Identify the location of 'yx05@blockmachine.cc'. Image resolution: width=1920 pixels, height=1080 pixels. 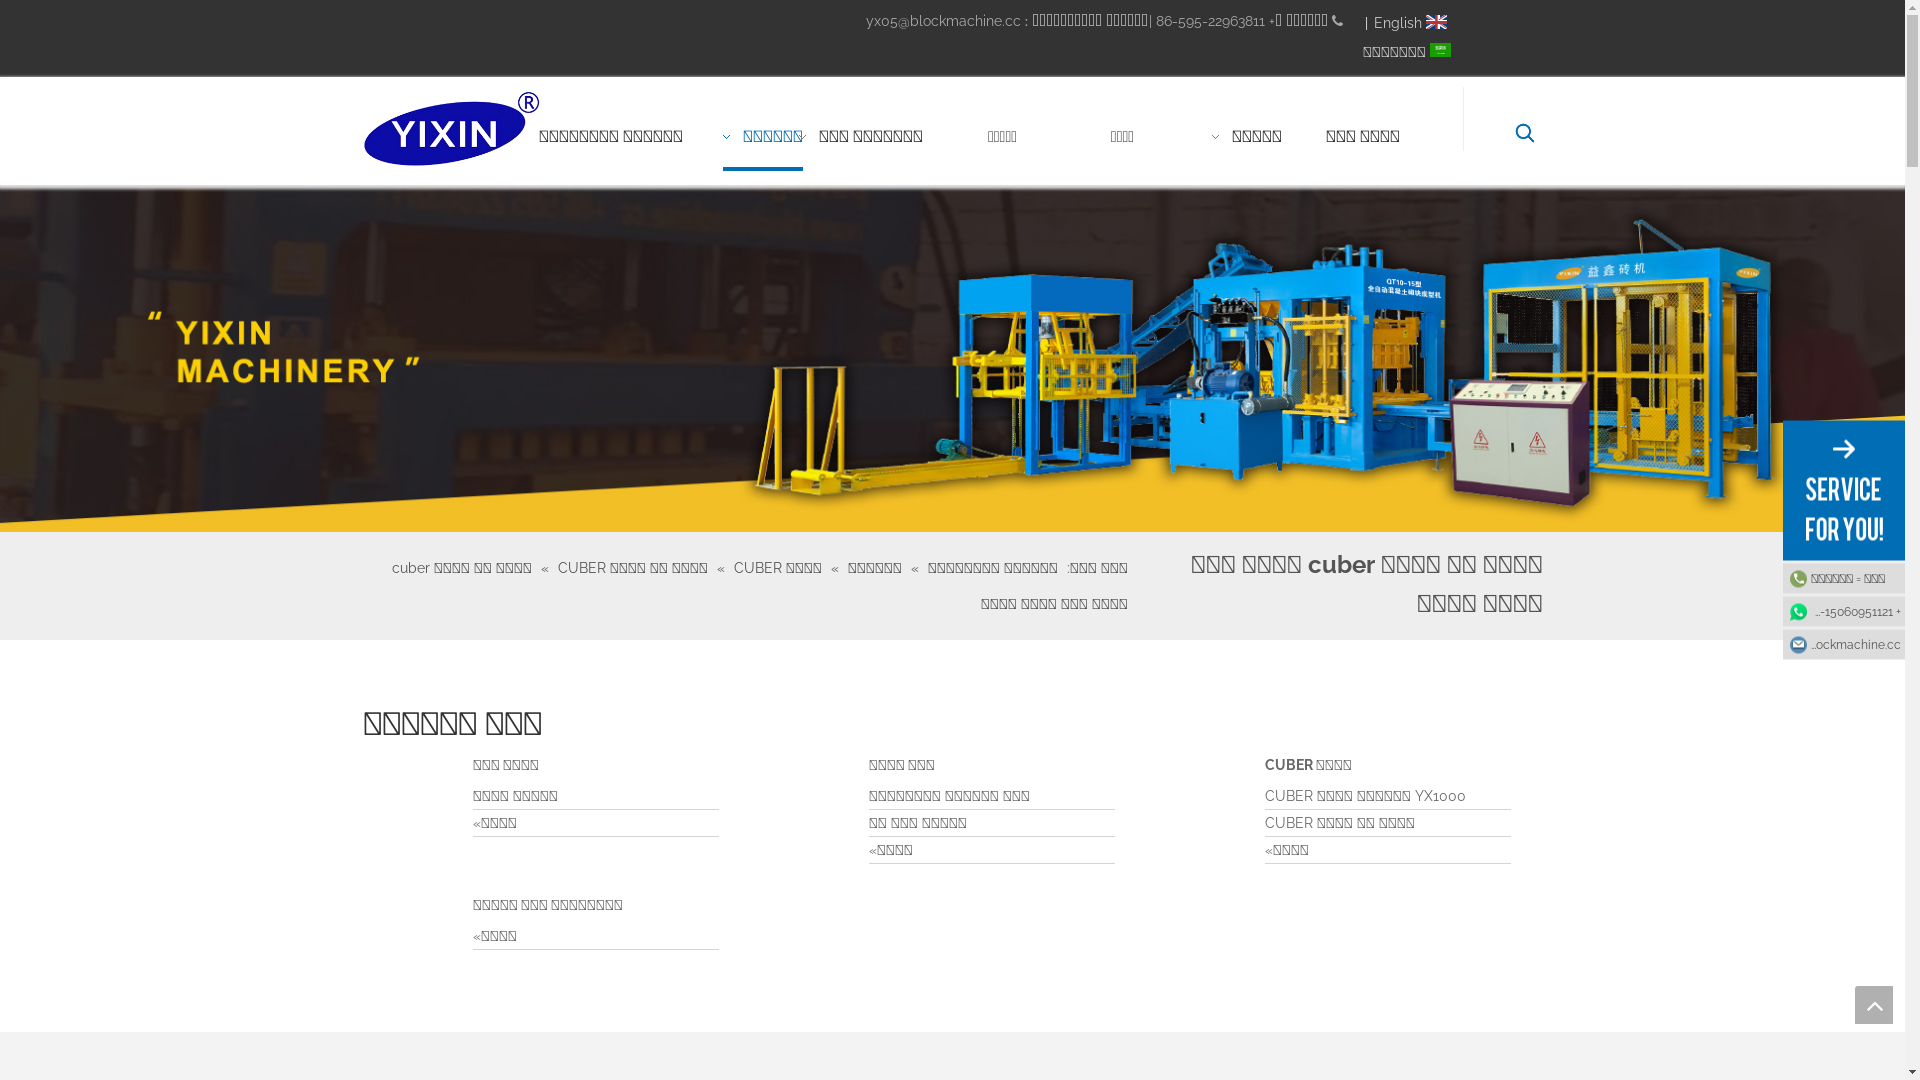
(942, 20).